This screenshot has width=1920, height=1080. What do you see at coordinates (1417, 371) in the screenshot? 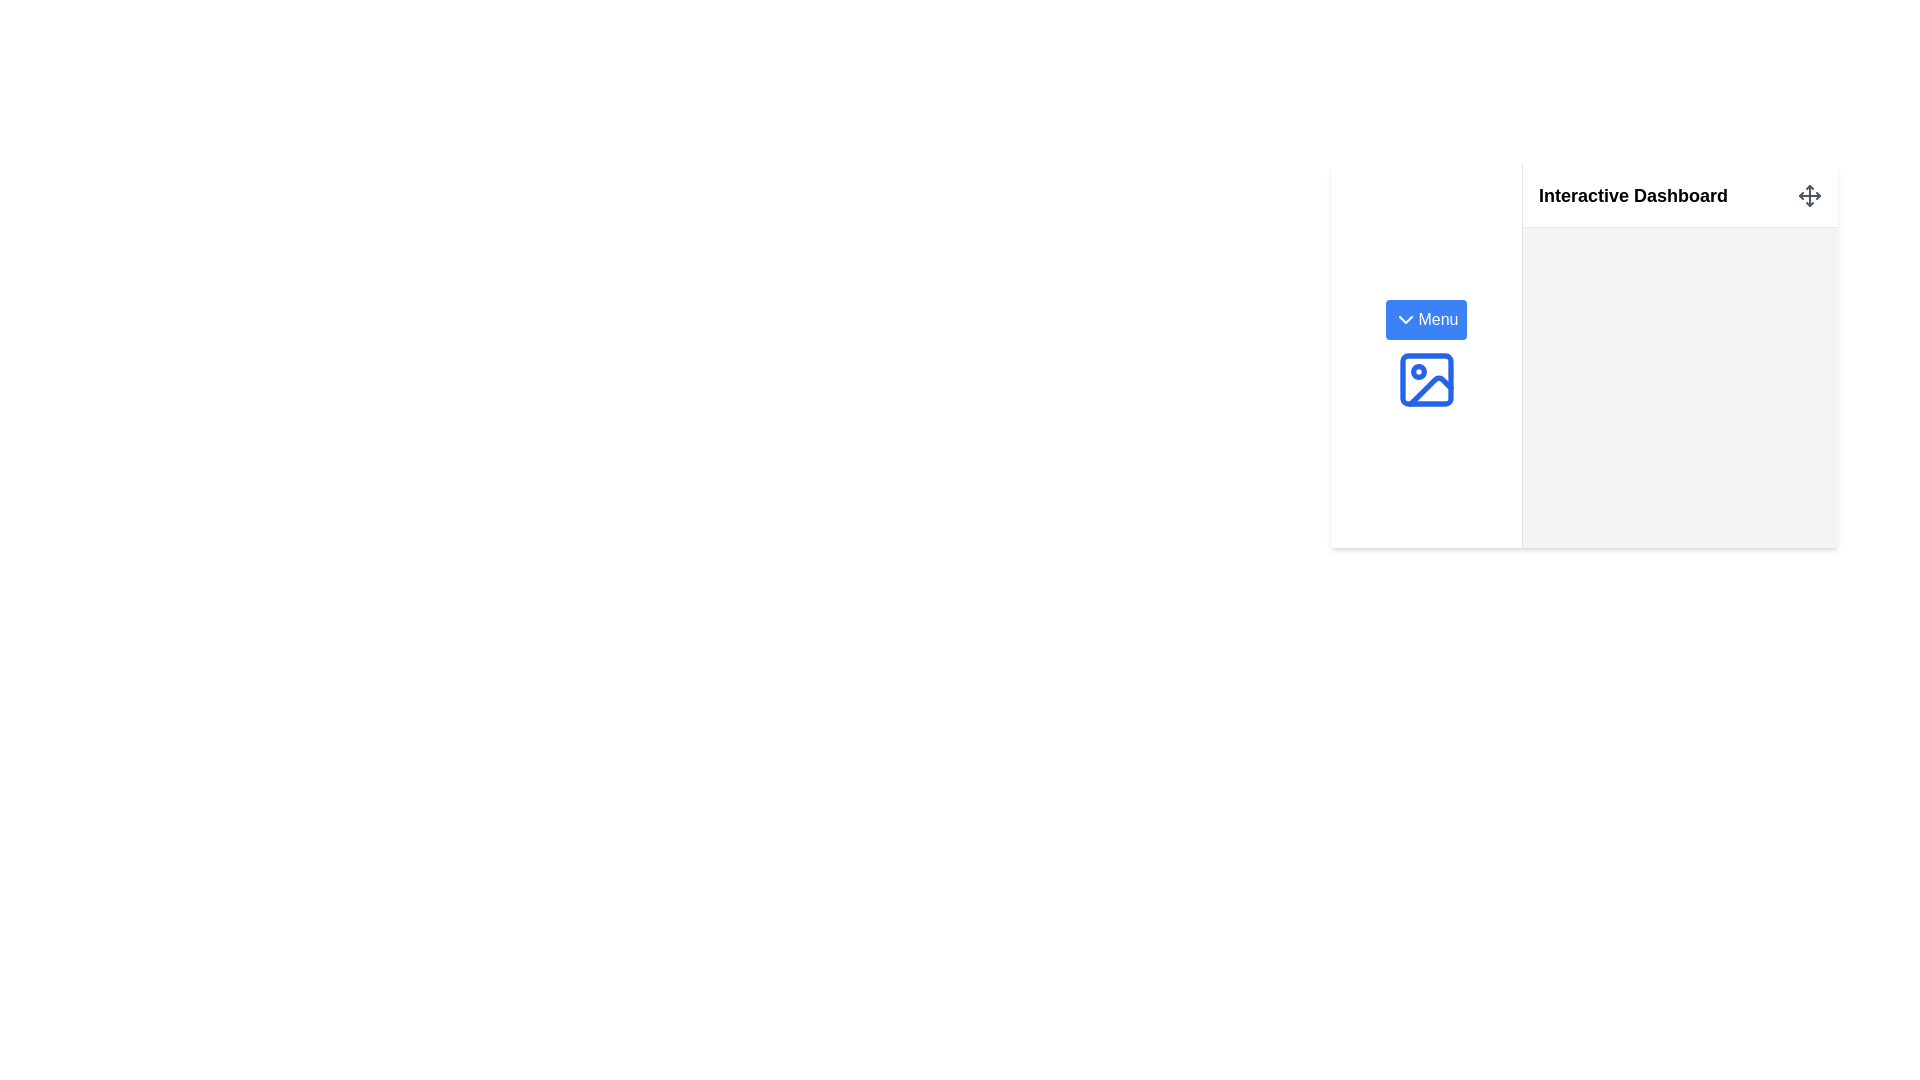
I see `the graphical decoration element situated inside the image icon below the 'Menu' button in the left section of the interface` at bounding box center [1417, 371].